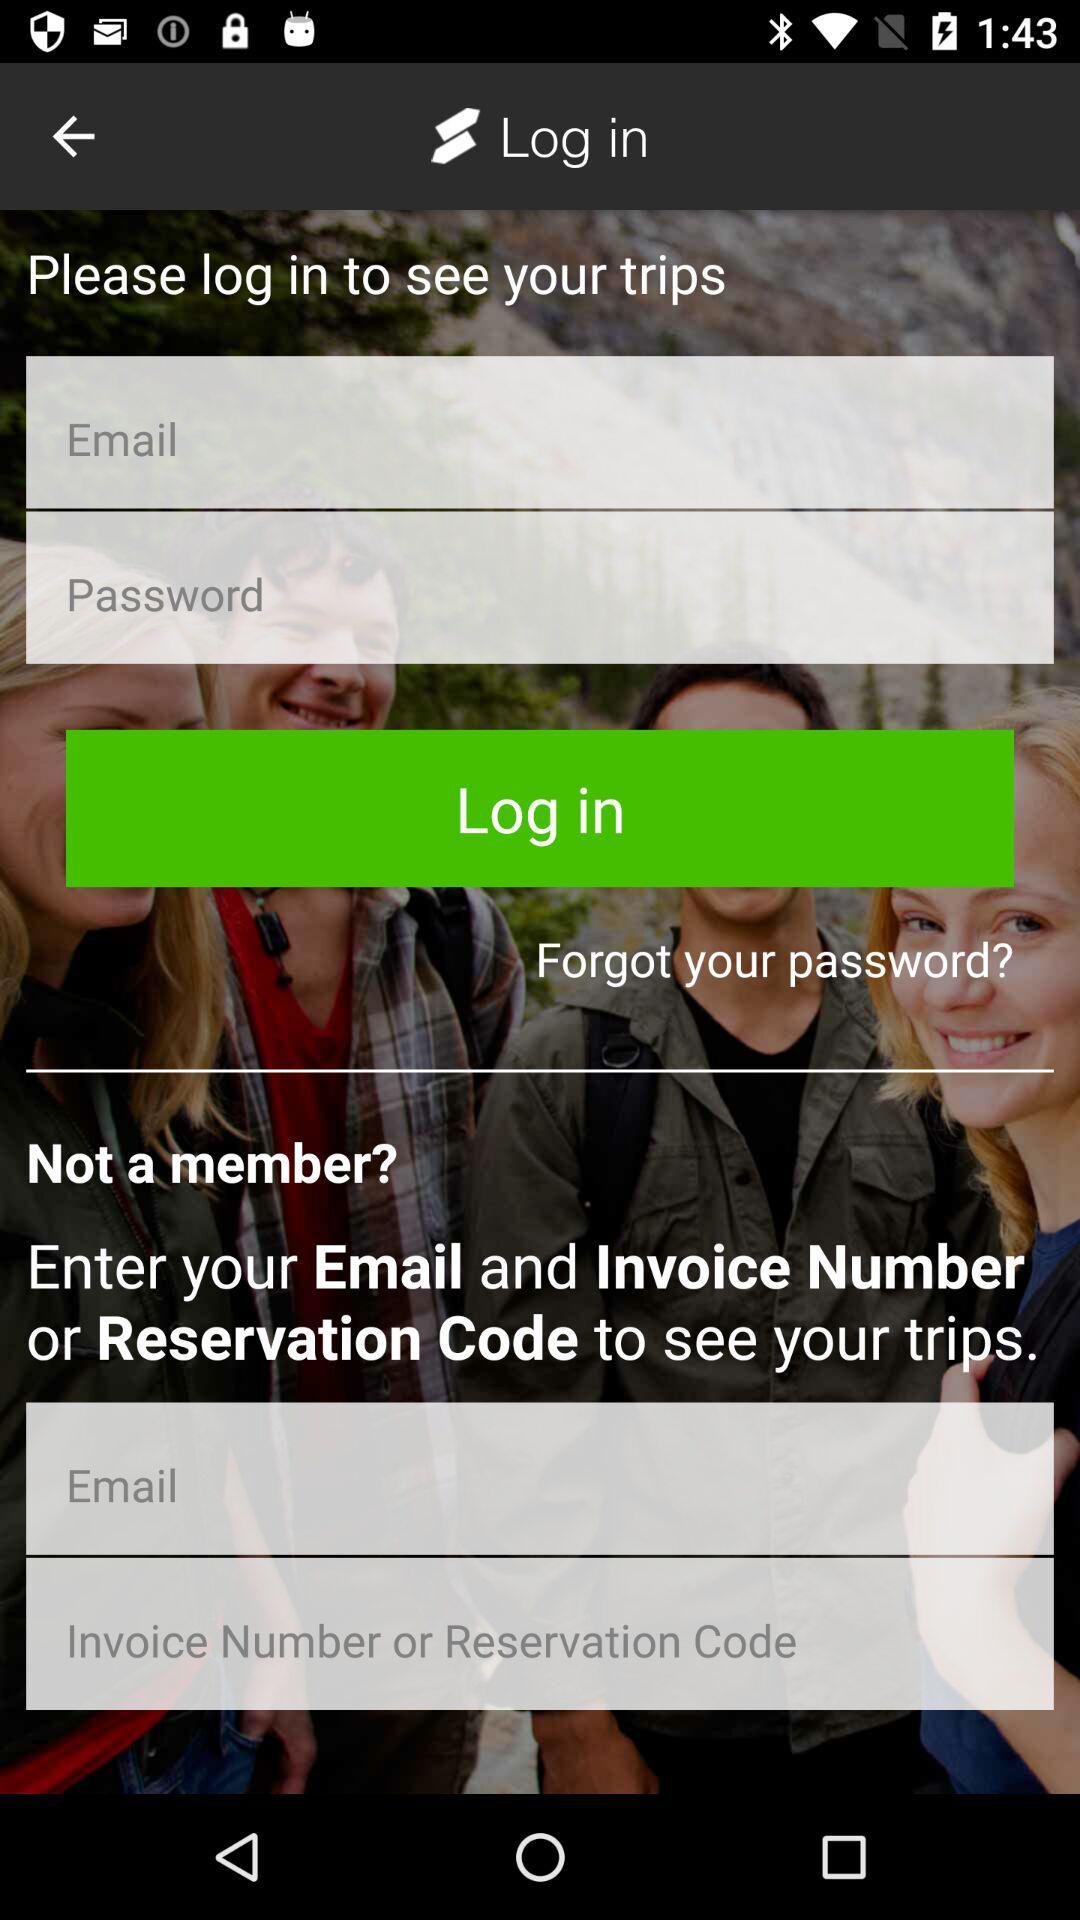 The width and height of the screenshot is (1080, 1920). Describe the element at coordinates (540, 1478) in the screenshot. I see `email in the box` at that location.